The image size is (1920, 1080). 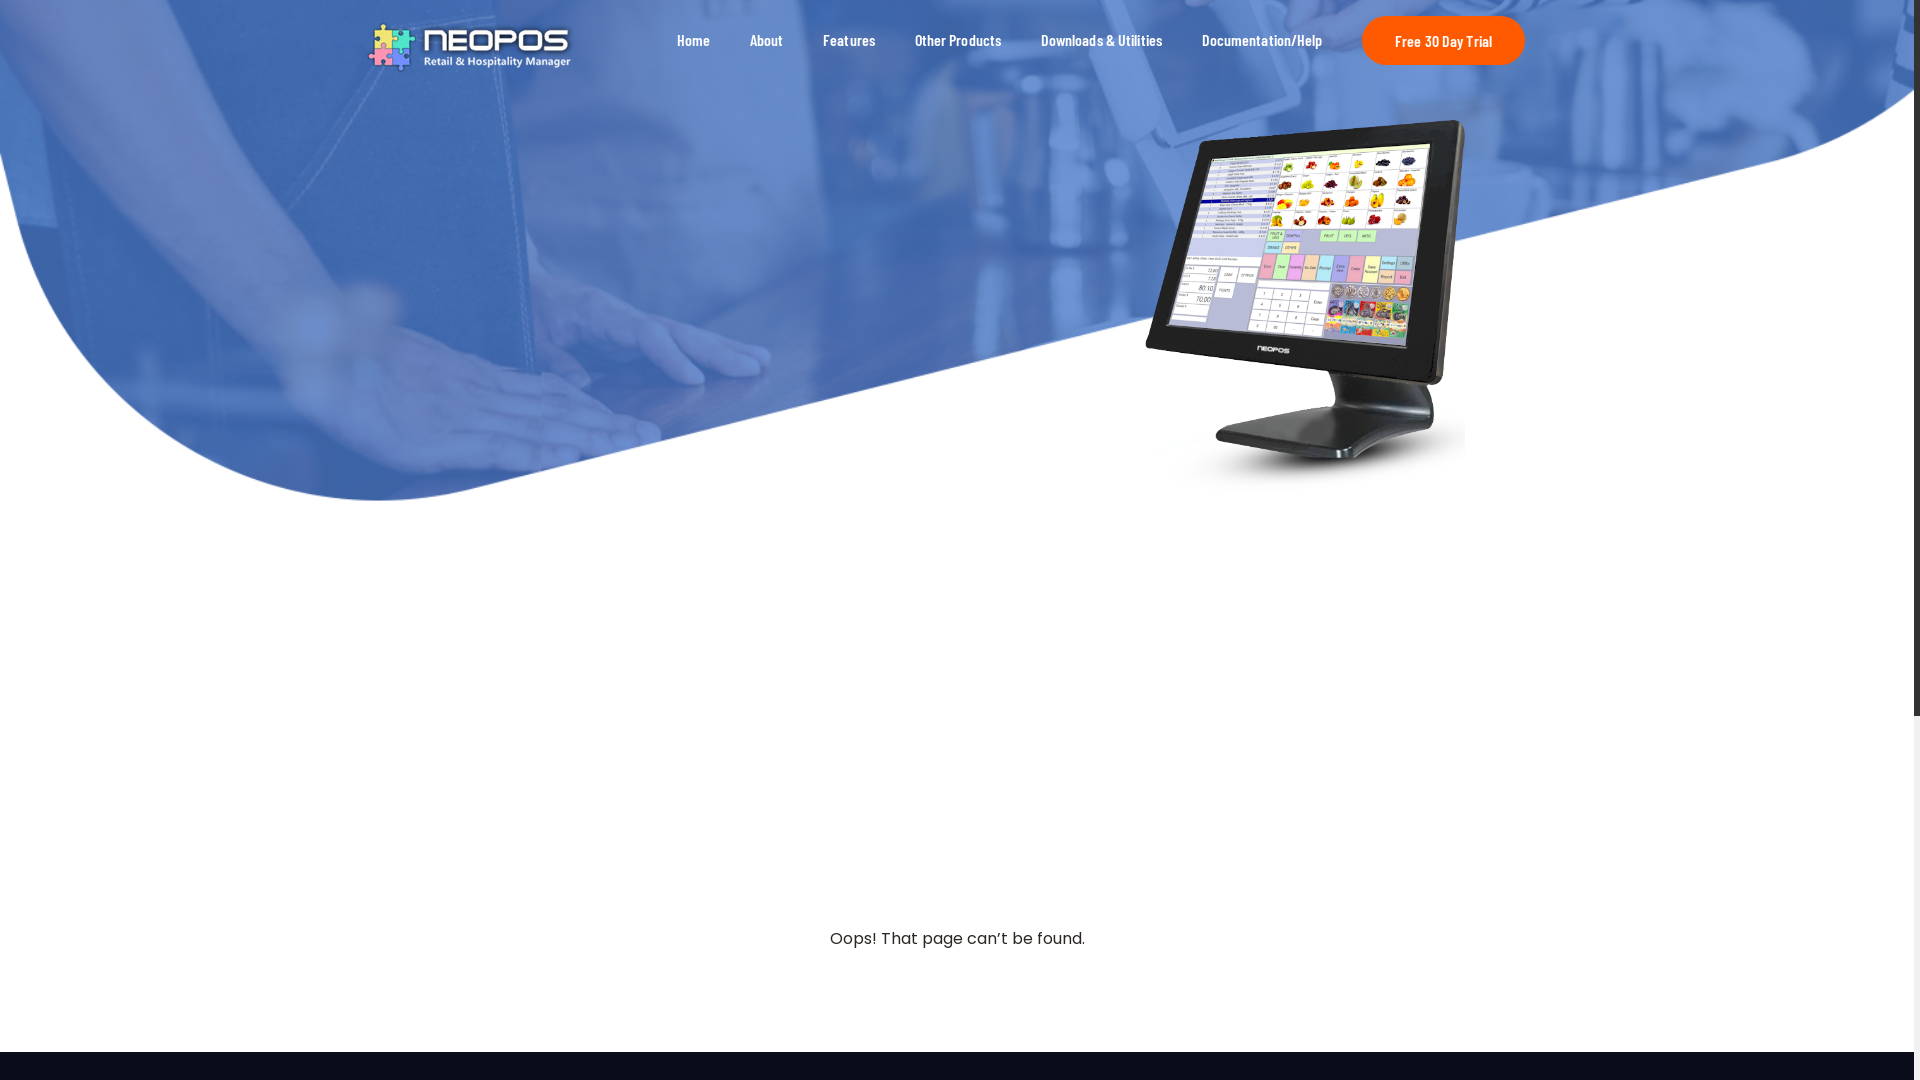 I want to click on 'About', so click(x=748, y=39).